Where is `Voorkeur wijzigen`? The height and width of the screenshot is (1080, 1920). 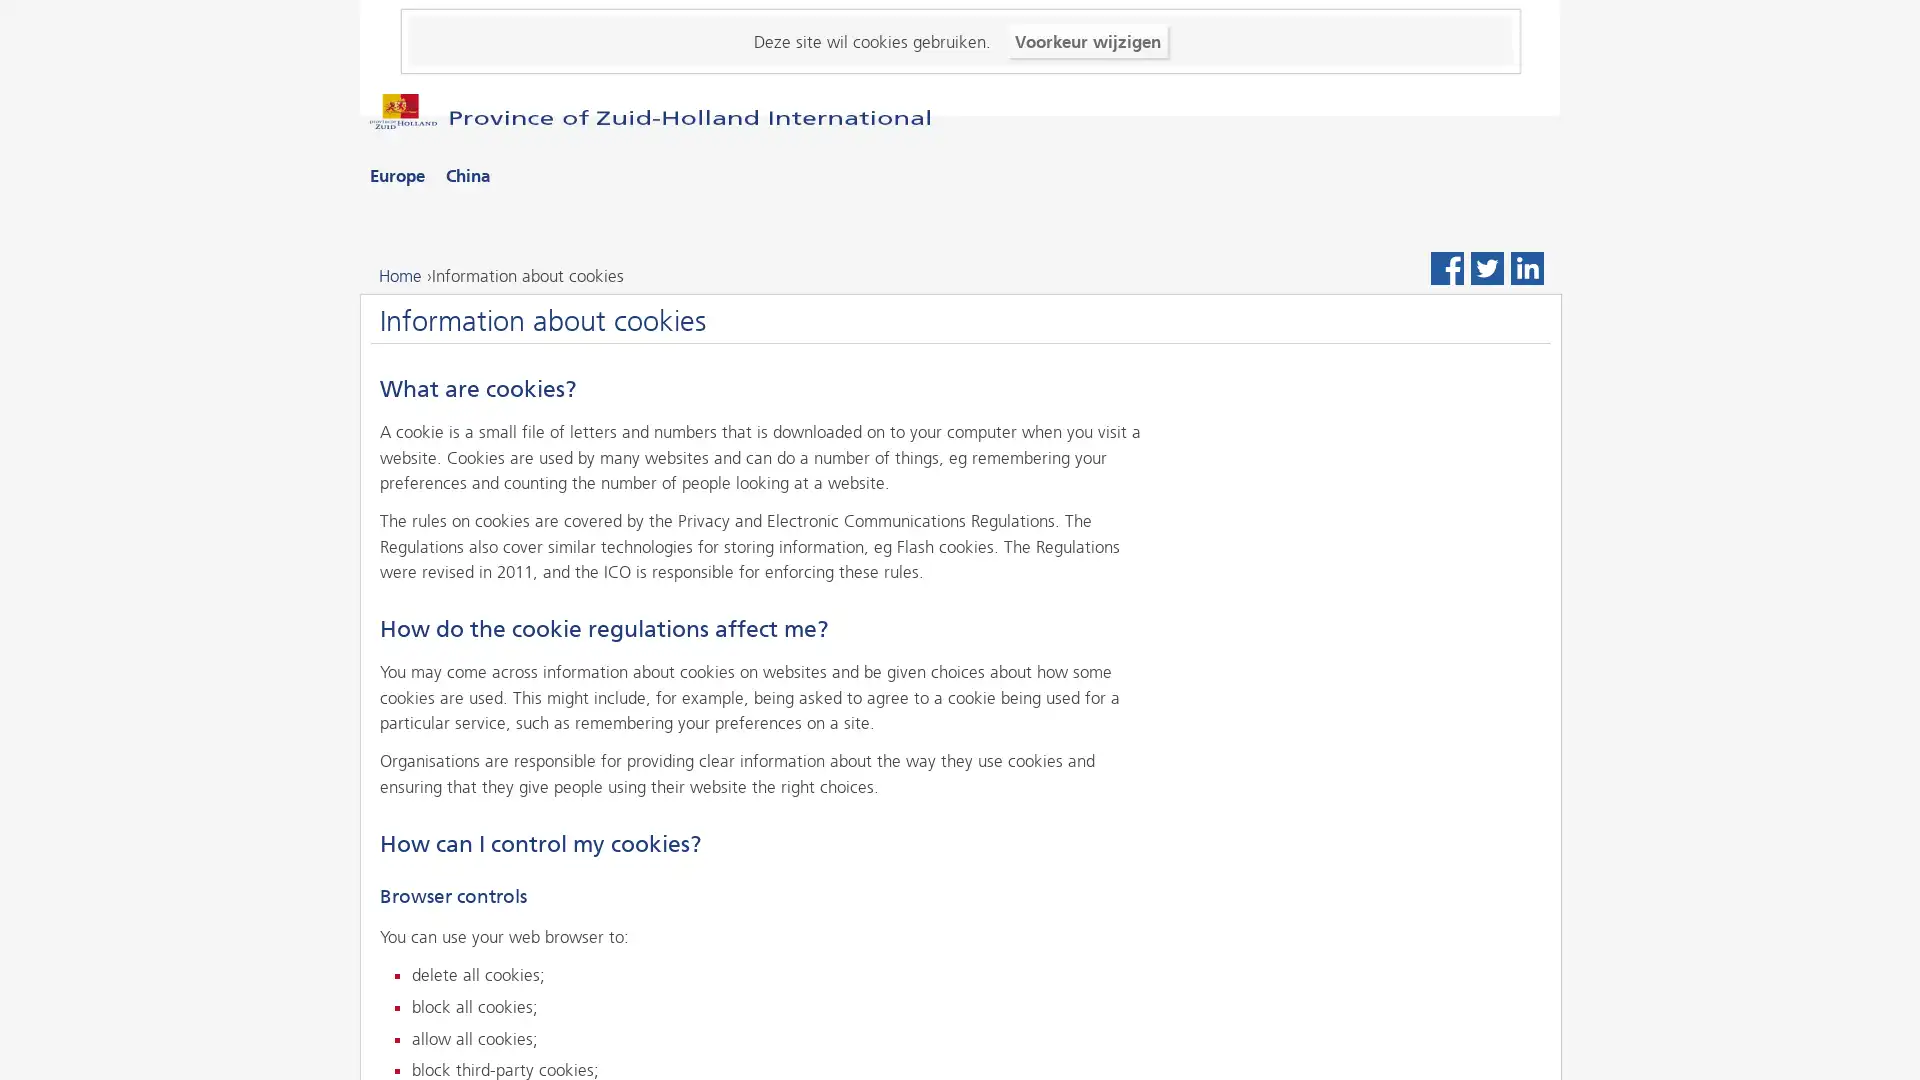
Voorkeur wijzigen is located at coordinates (1085, 40).